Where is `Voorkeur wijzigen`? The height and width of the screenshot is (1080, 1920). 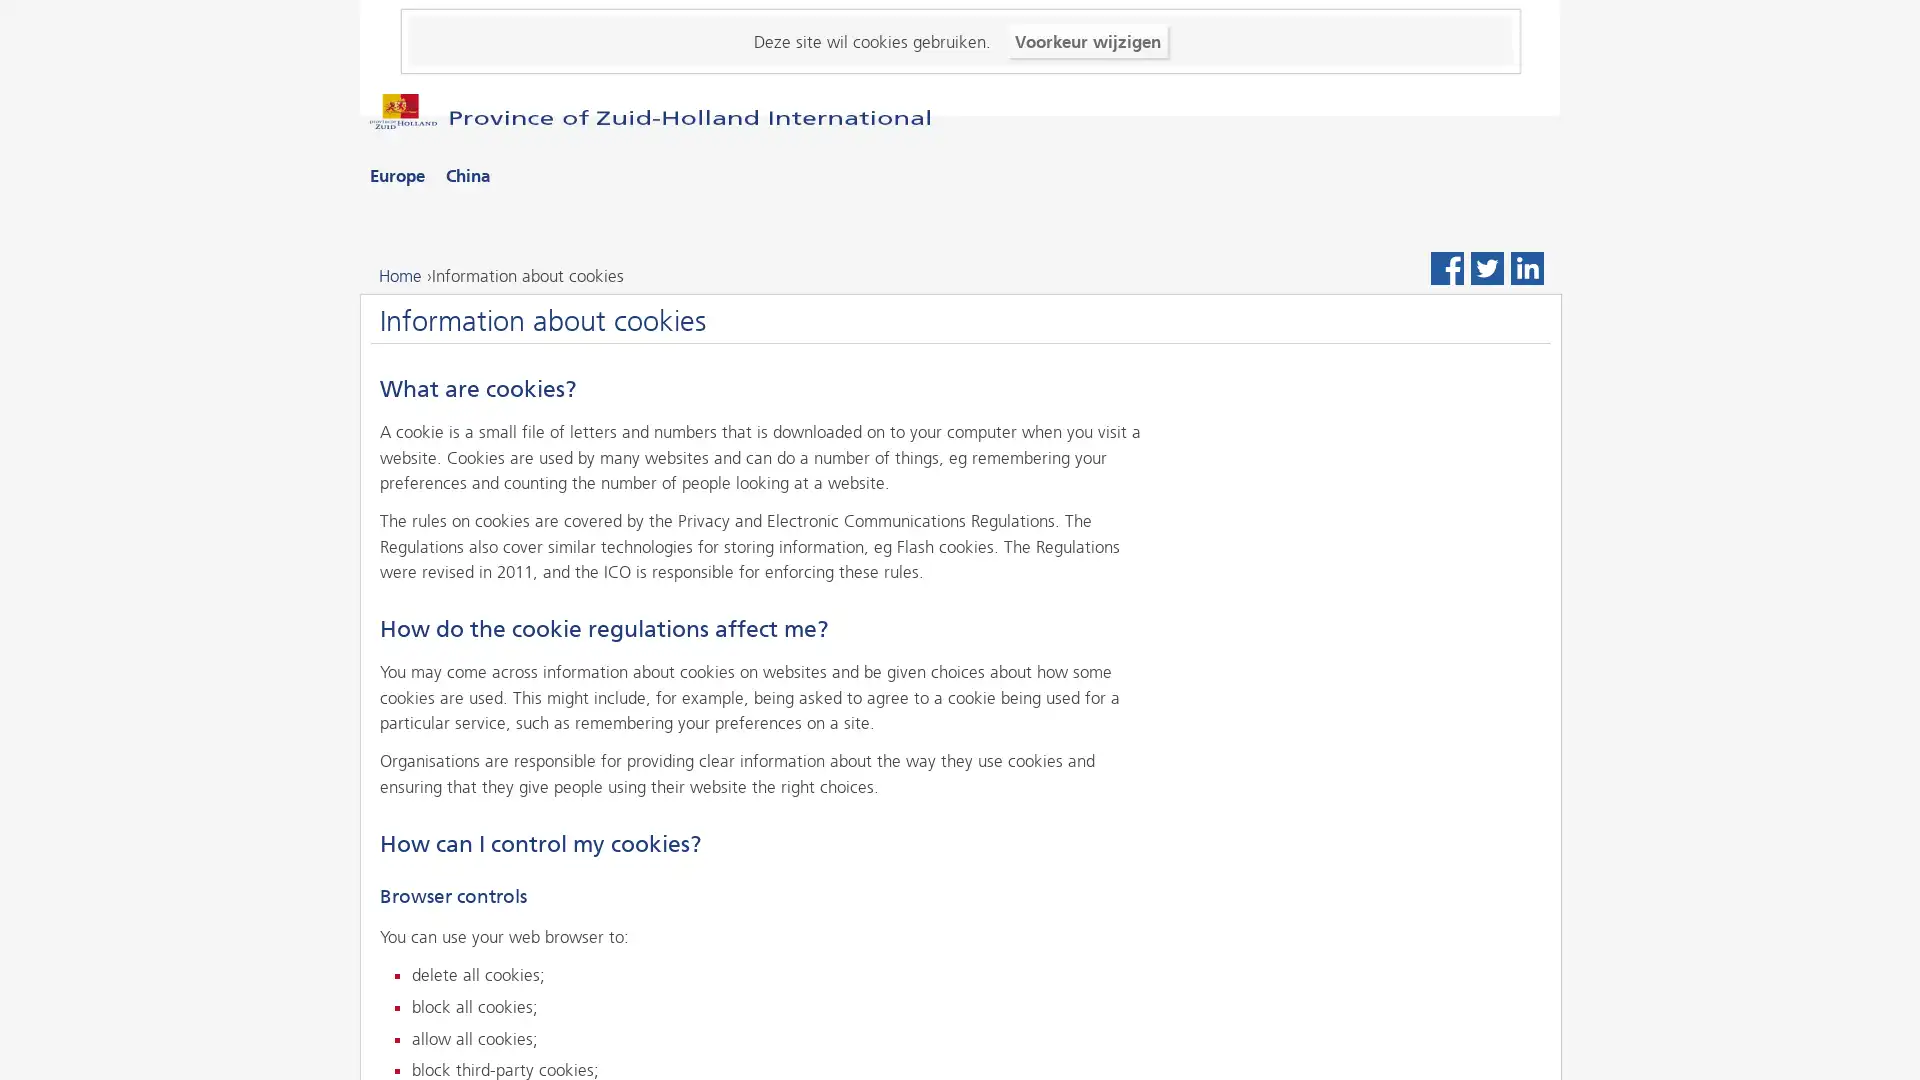
Voorkeur wijzigen is located at coordinates (1085, 40).